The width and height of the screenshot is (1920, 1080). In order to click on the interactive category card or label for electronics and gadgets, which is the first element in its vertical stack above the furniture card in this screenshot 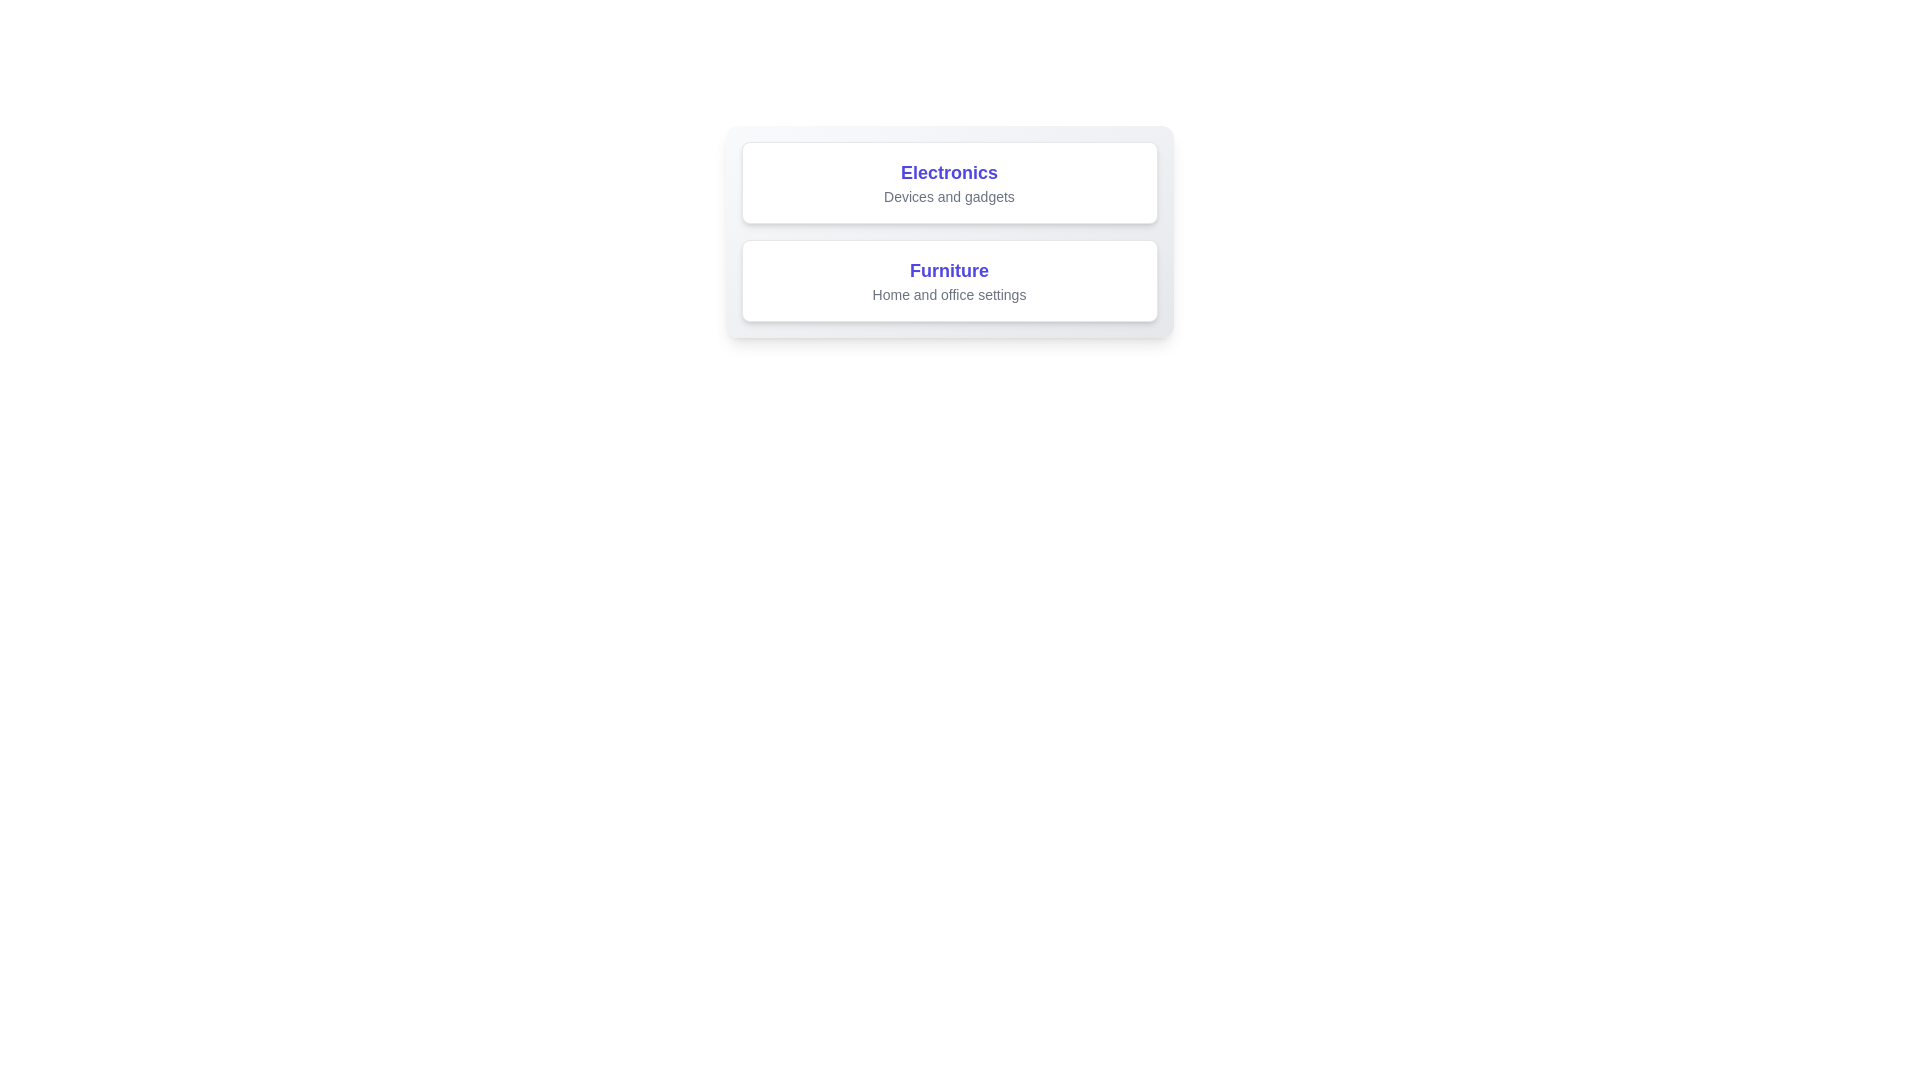, I will do `click(948, 182)`.